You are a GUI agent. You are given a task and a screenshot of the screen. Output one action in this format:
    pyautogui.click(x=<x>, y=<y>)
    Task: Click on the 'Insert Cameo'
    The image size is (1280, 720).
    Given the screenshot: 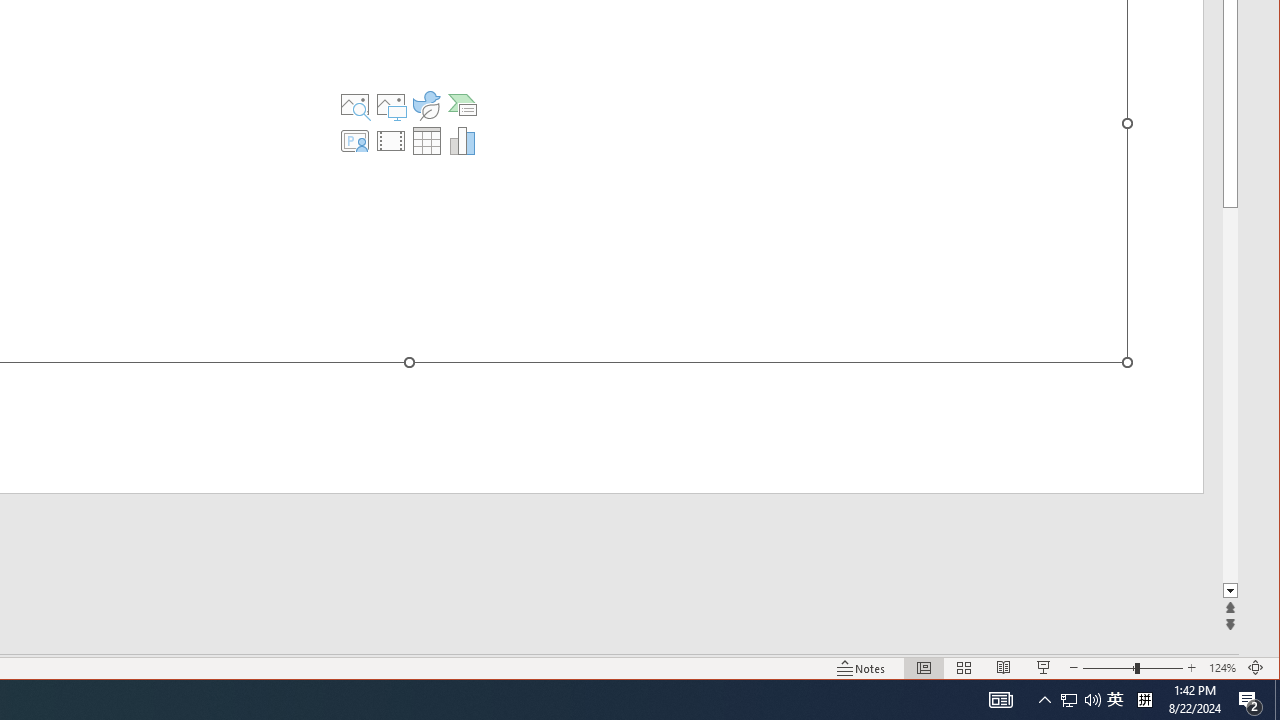 What is the action you would take?
    pyautogui.click(x=355, y=140)
    